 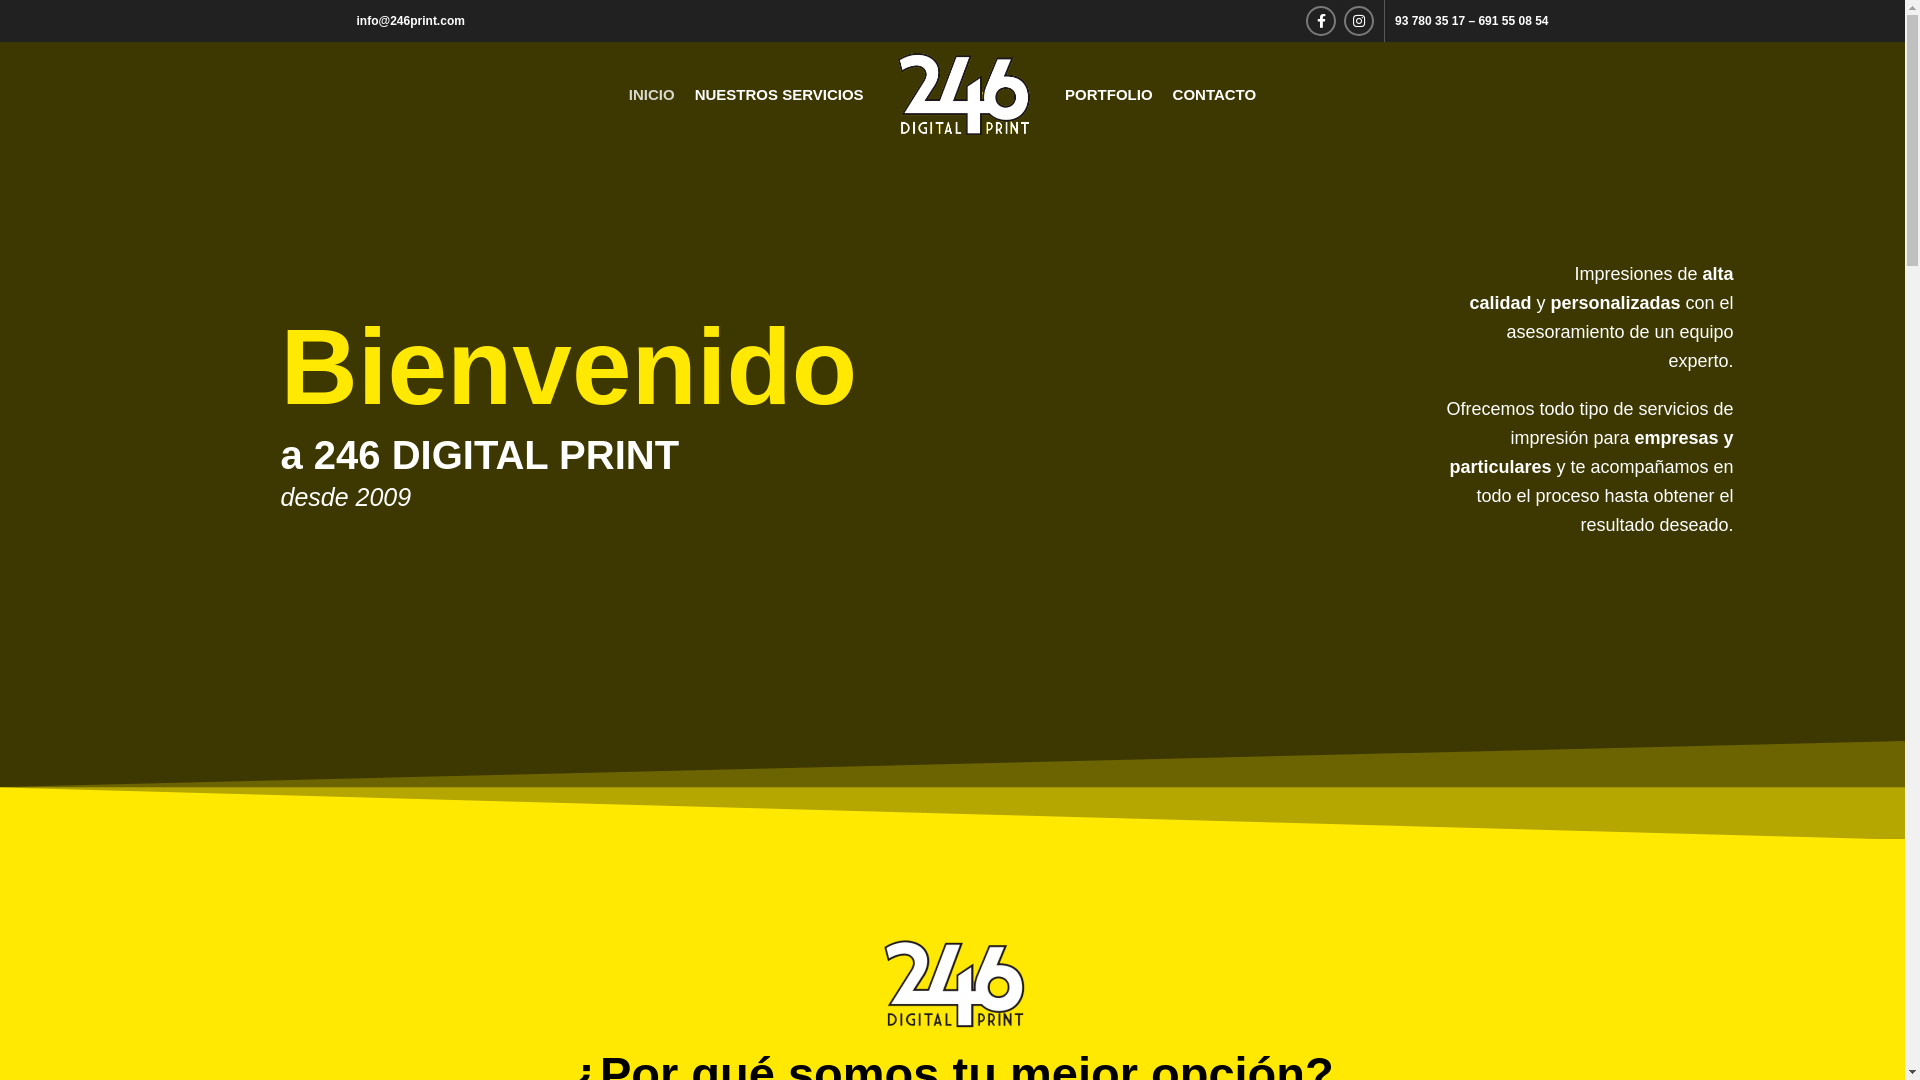 I want to click on 'NUESTROS SERVICIOS', so click(x=778, y=93).